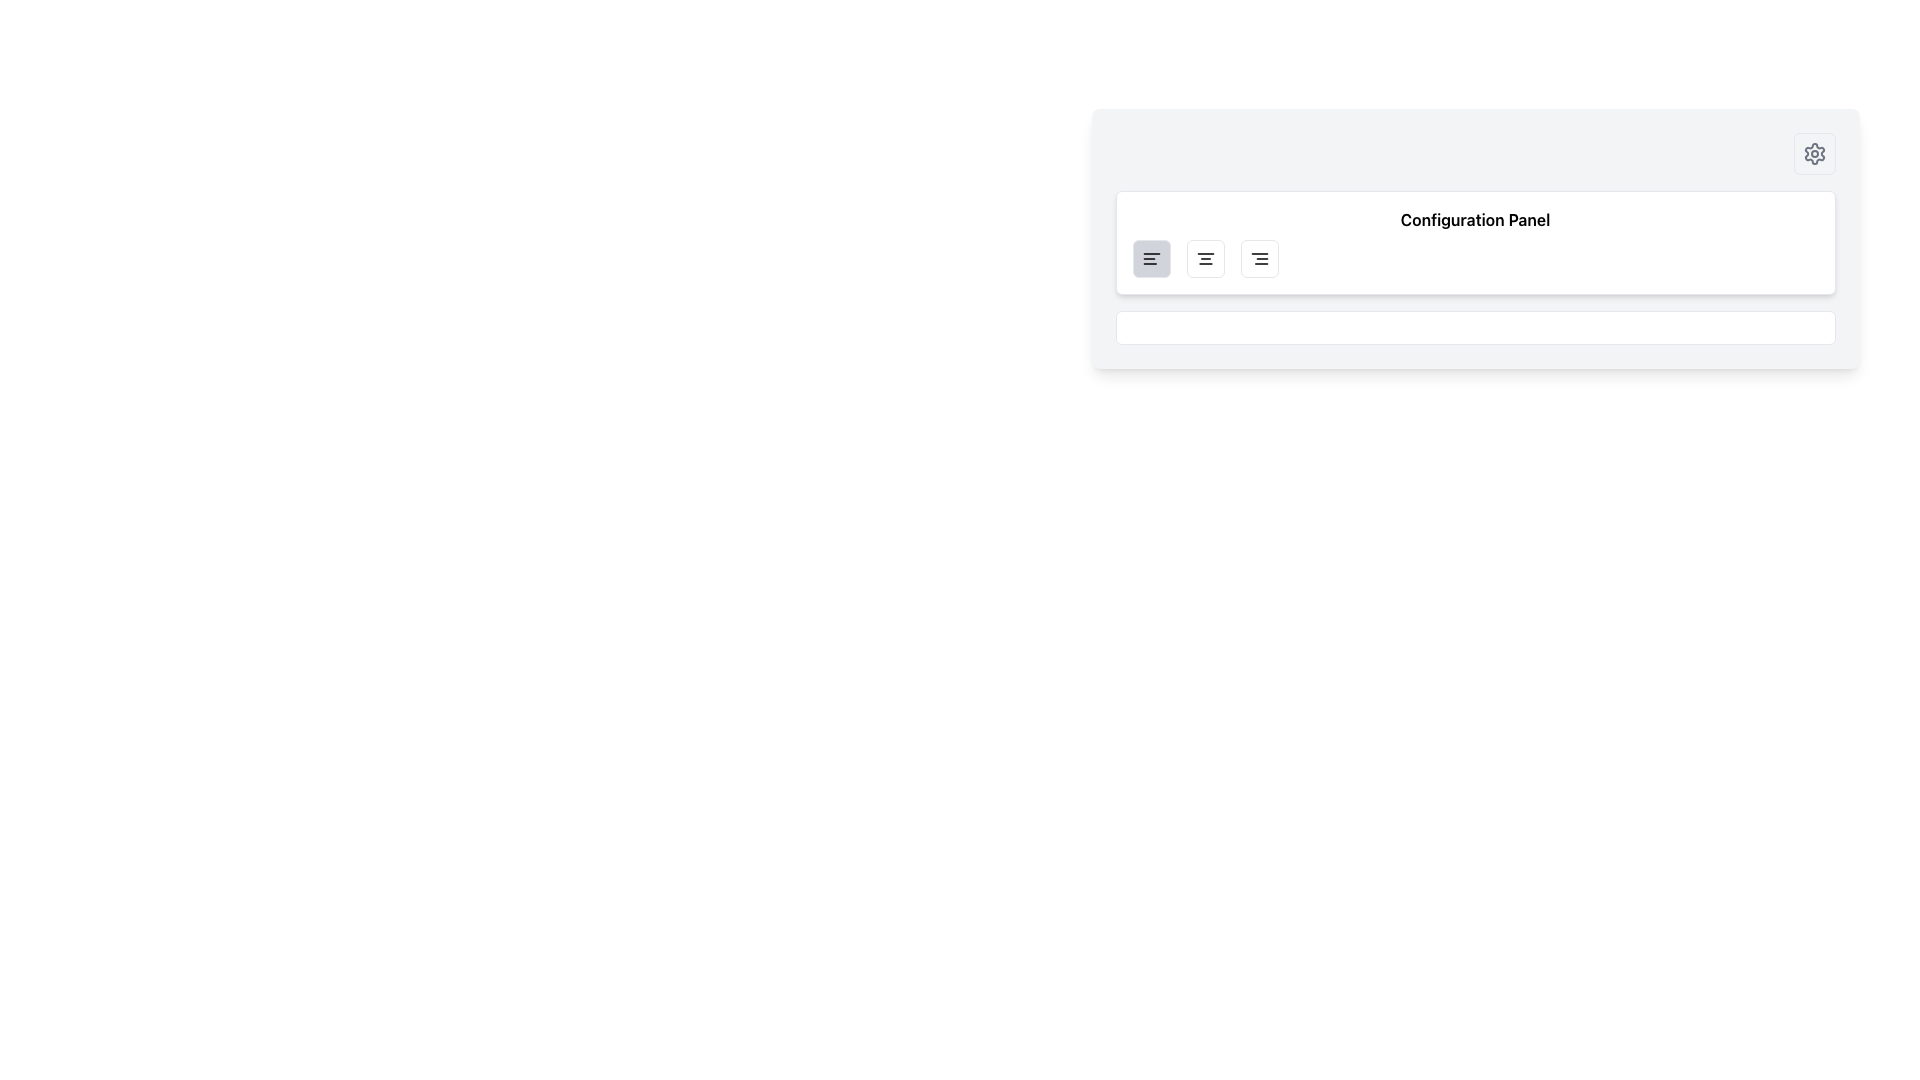 Image resolution: width=1920 pixels, height=1080 pixels. What do you see at coordinates (1151, 257) in the screenshot?
I see `the left-align text formatting button located at the top right corner of the configuration panel` at bounding box center [1151, 257].